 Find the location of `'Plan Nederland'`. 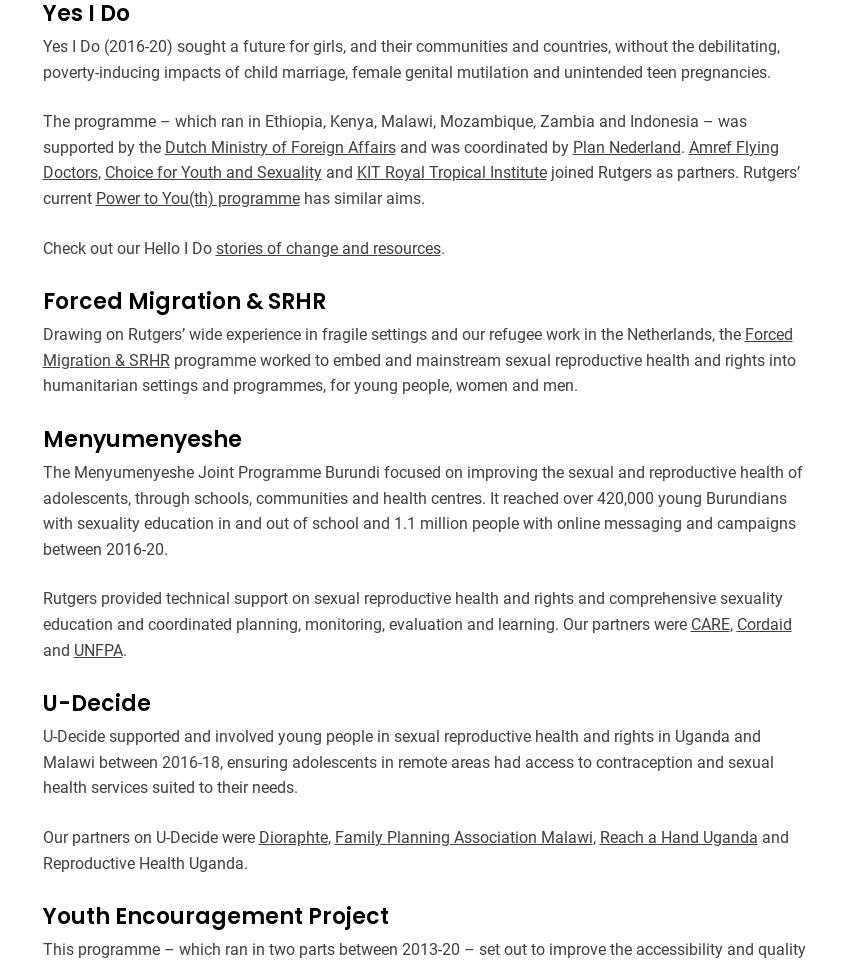

'Plan Nederland' is located at coordinates (625, 145).